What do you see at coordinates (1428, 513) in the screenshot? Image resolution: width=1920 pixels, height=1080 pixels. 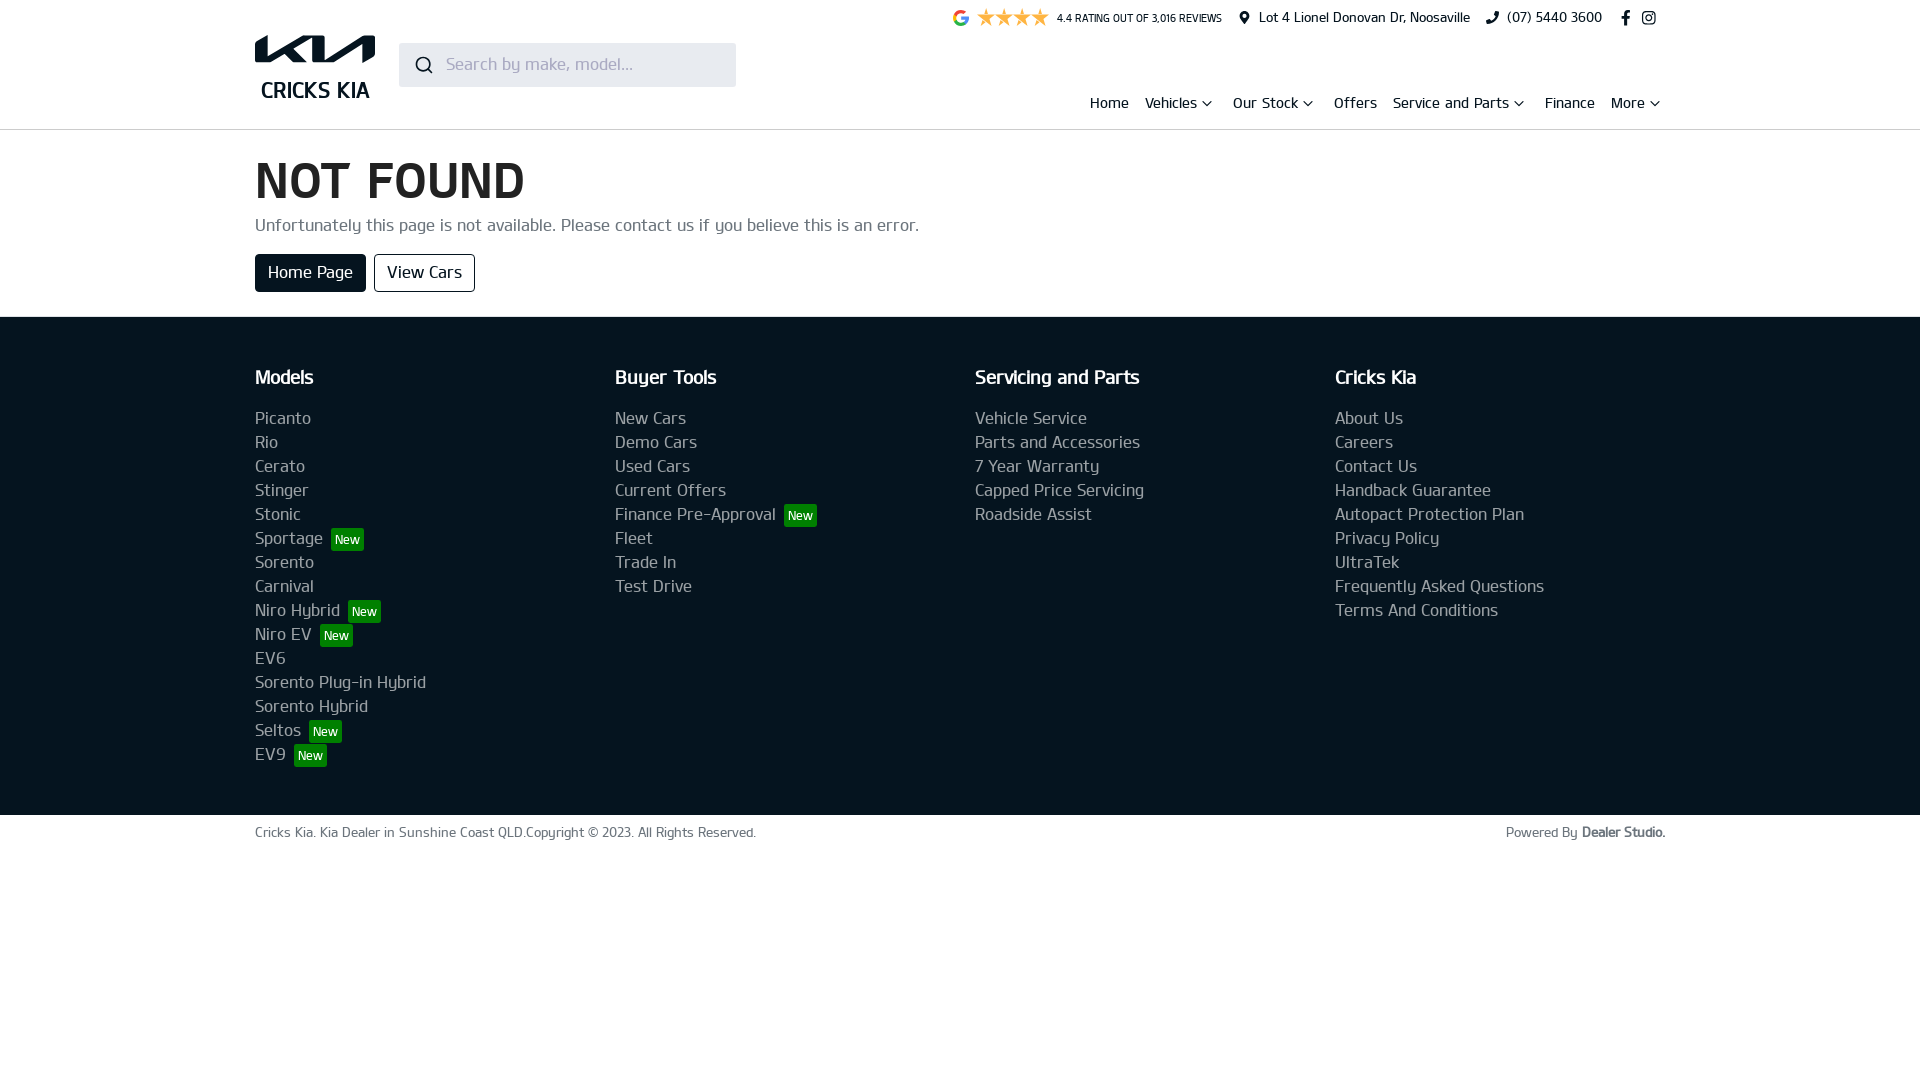 I see `'Autopact Protection Plan'` at bounding box center [1428, 513].